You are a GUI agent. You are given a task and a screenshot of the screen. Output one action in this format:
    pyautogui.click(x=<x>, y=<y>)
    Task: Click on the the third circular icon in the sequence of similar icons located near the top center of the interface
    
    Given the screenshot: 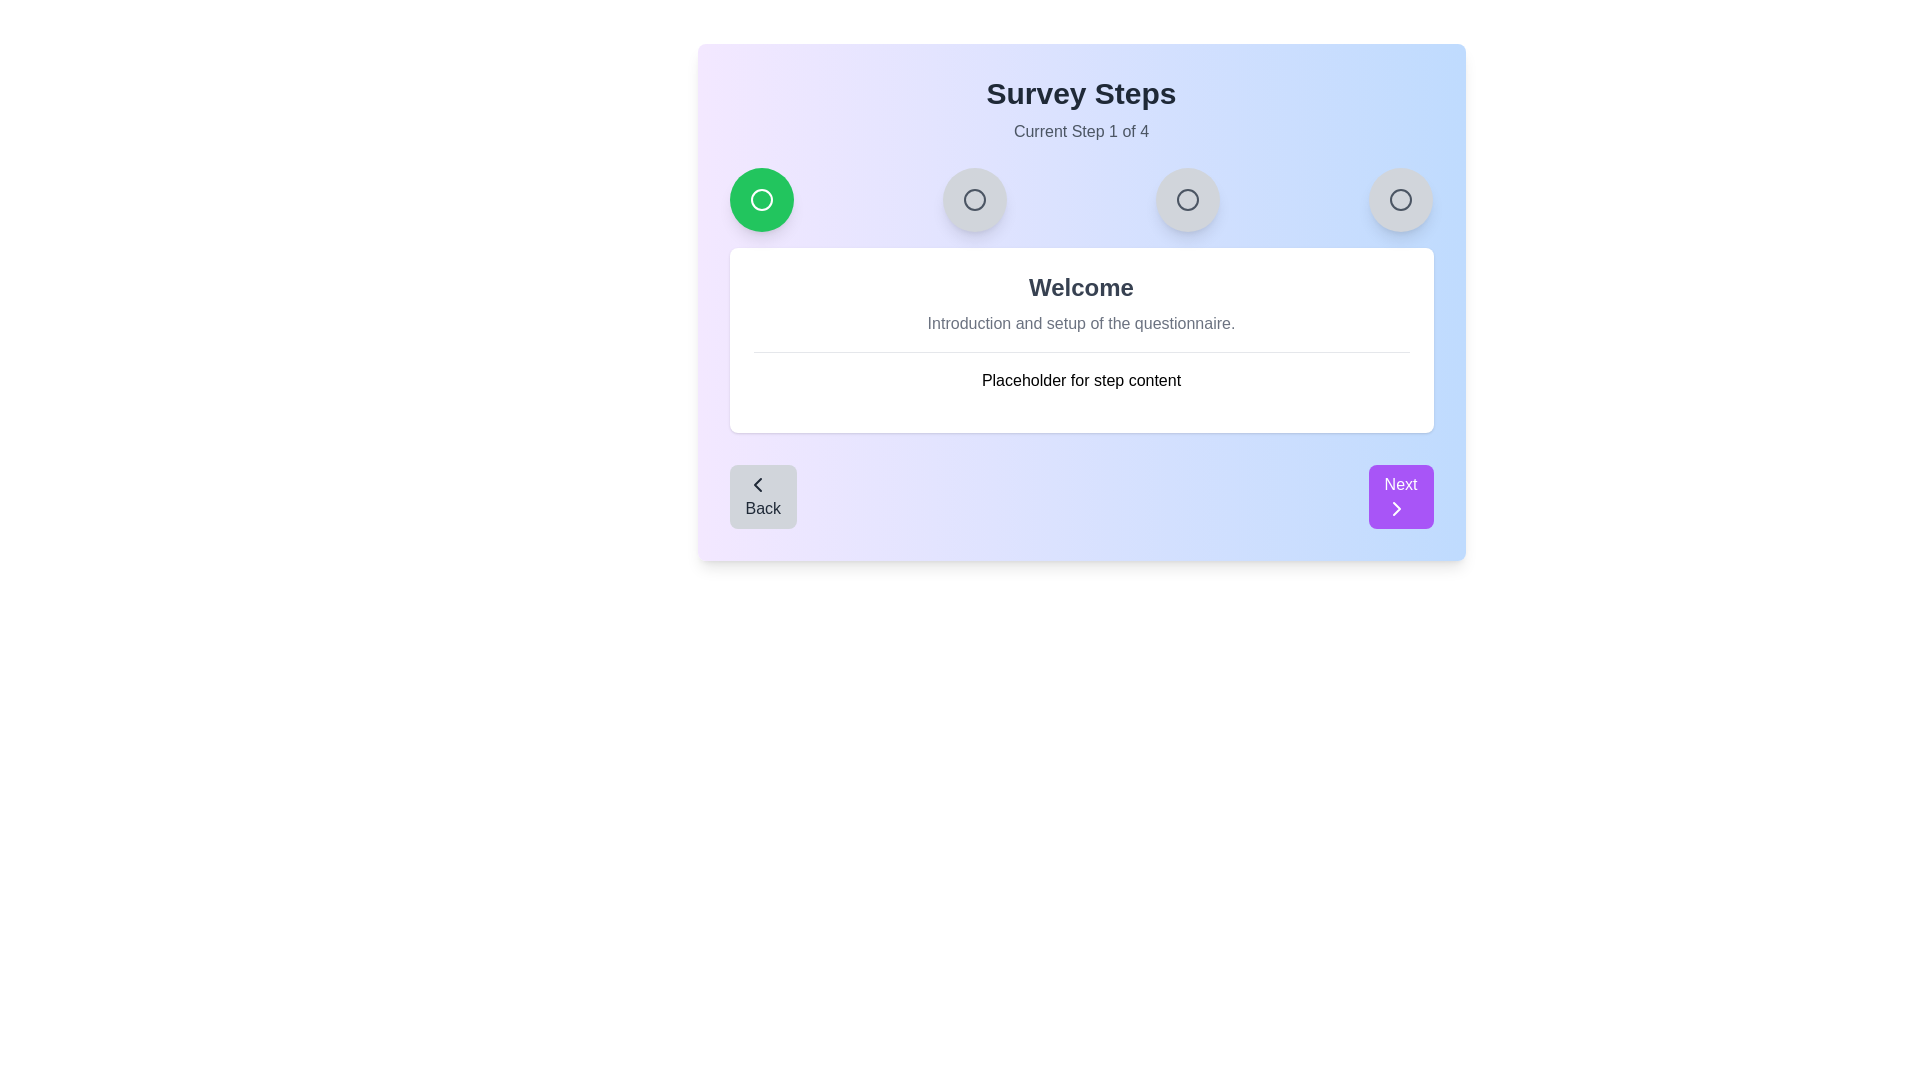 What is the action you would take?
    pyautogui.click(x=1188, y=200)
    